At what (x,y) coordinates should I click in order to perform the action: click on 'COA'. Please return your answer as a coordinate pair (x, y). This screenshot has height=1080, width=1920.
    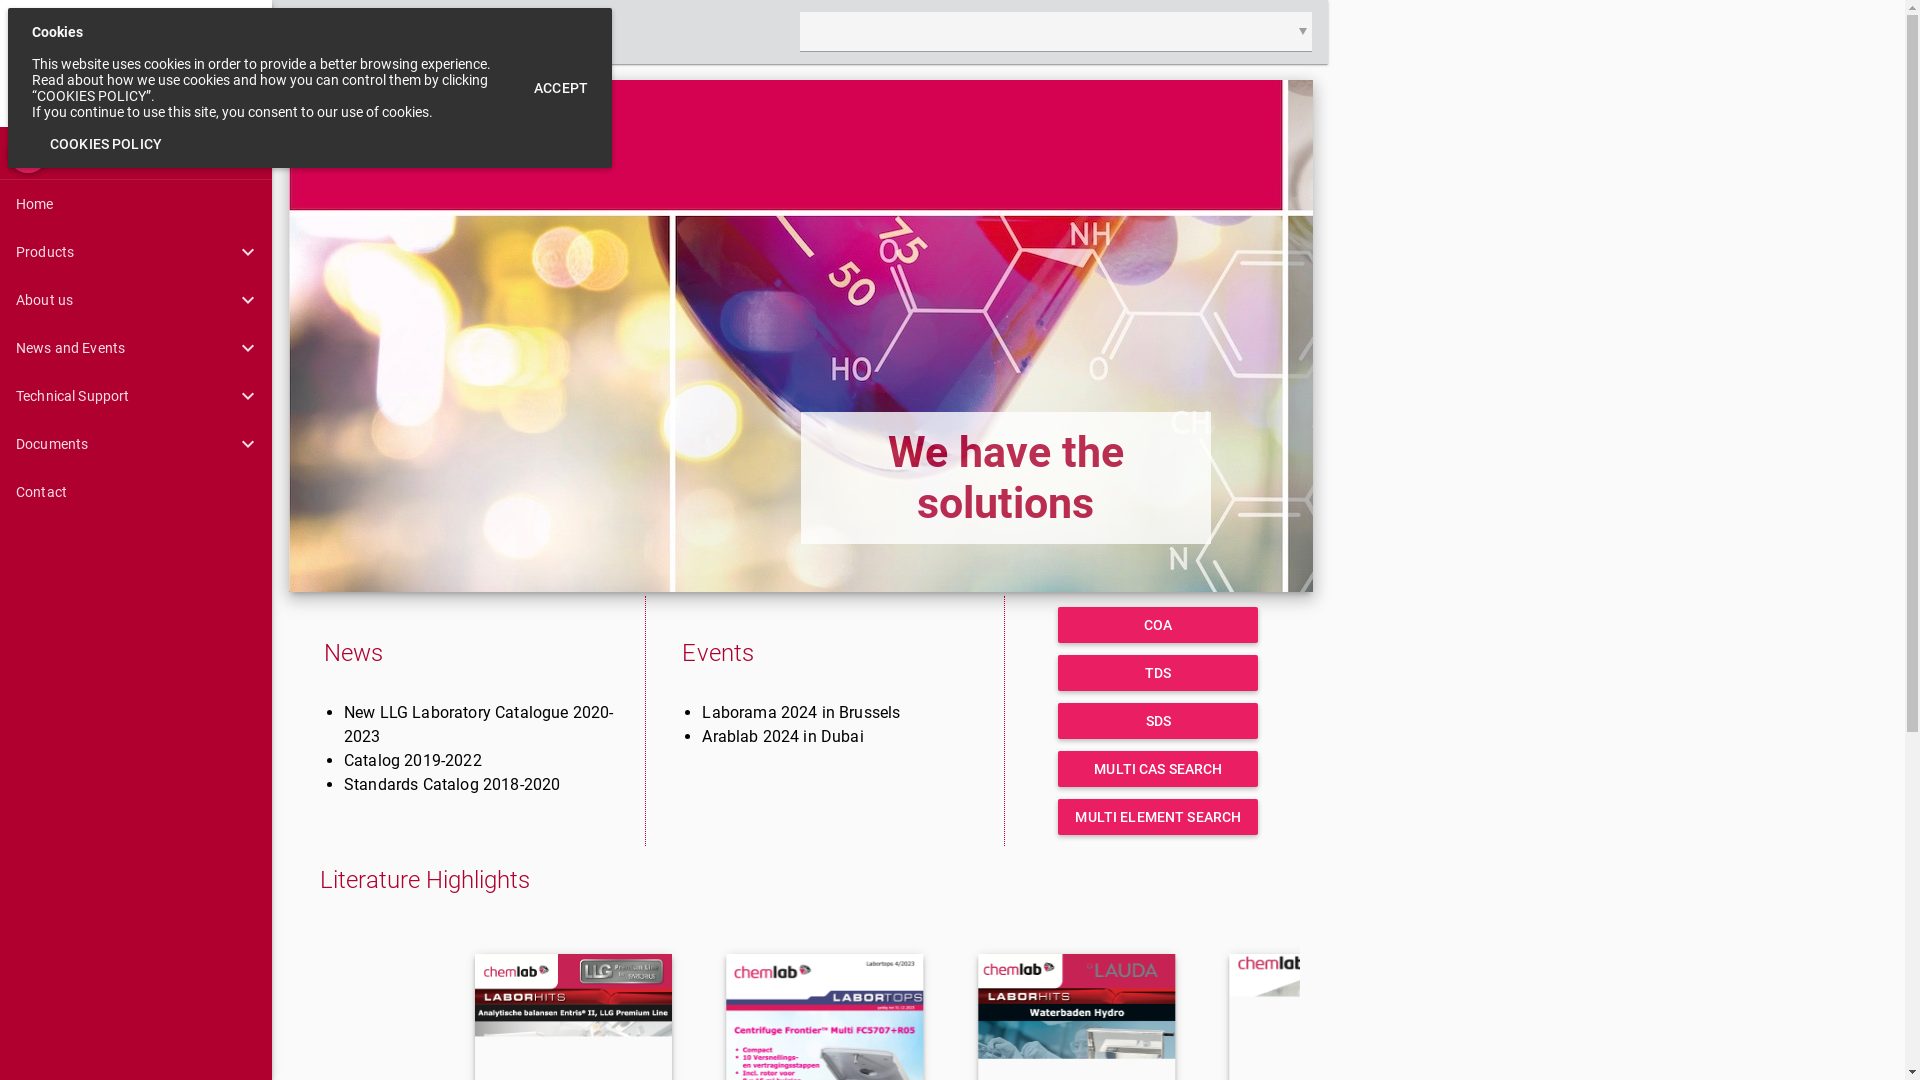
    Looking at the image, I should click on (1056, 623).